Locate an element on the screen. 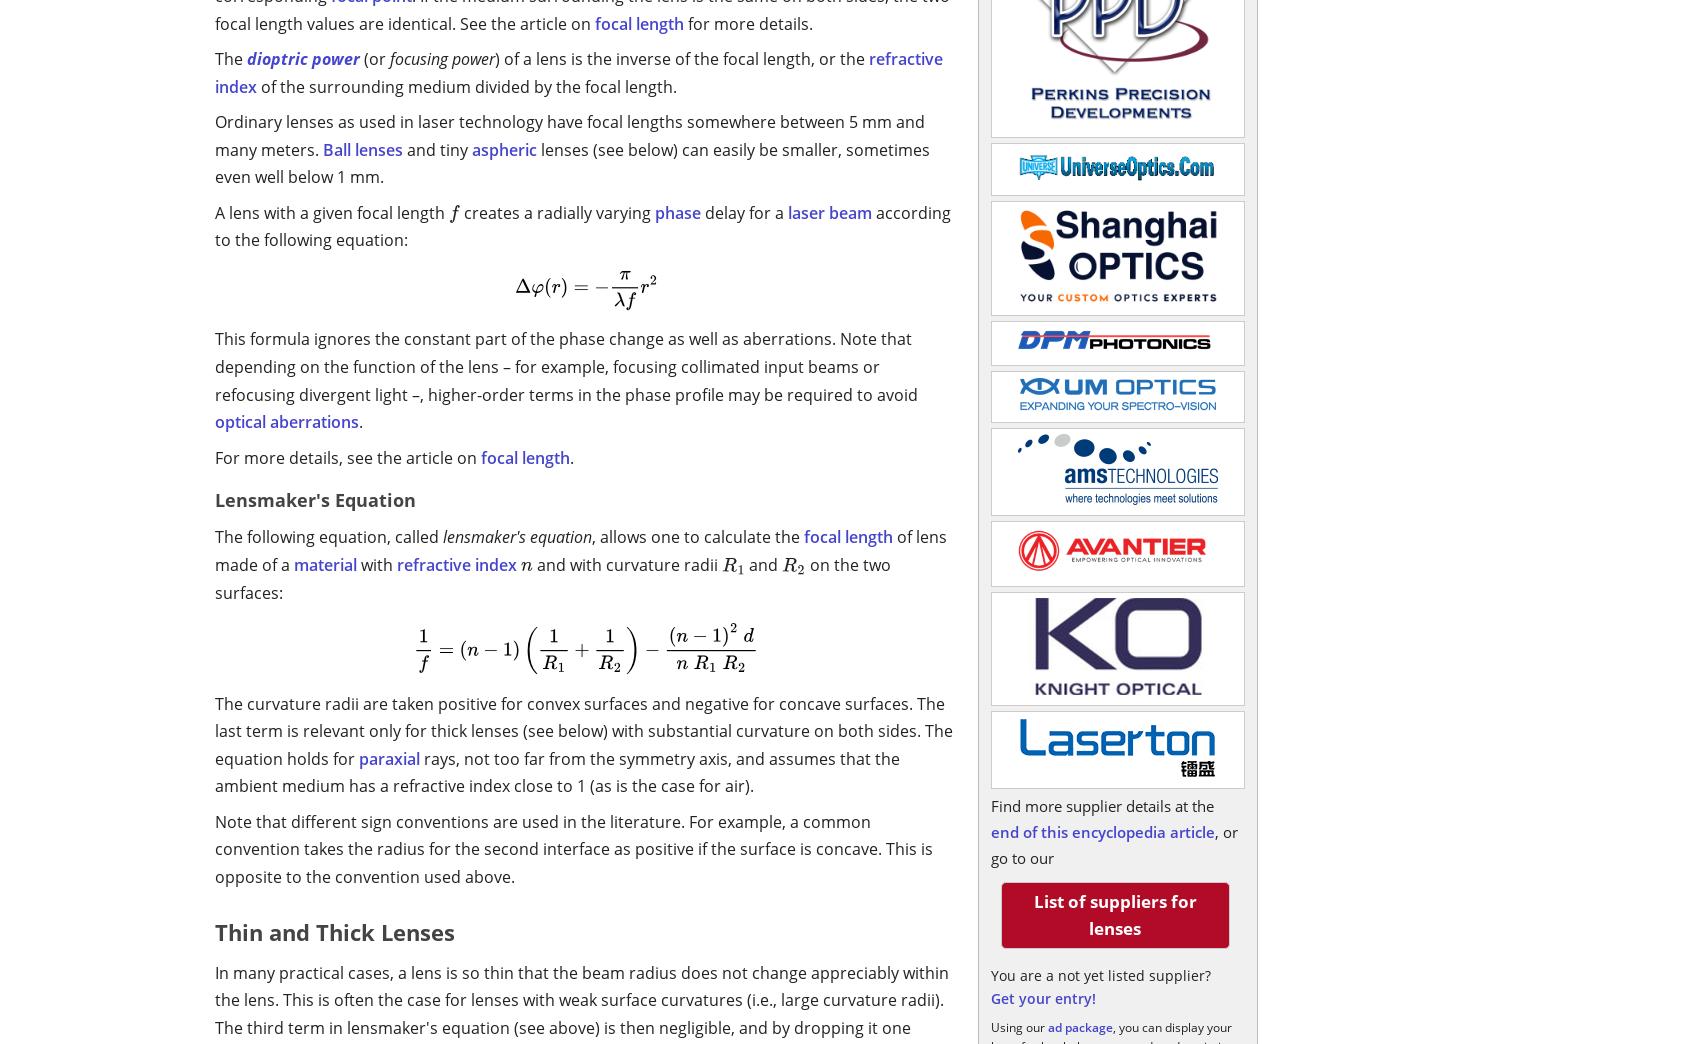 This screenshot has width=1695, height=1044. 'paraxial' is located at coordinates (388, 758).